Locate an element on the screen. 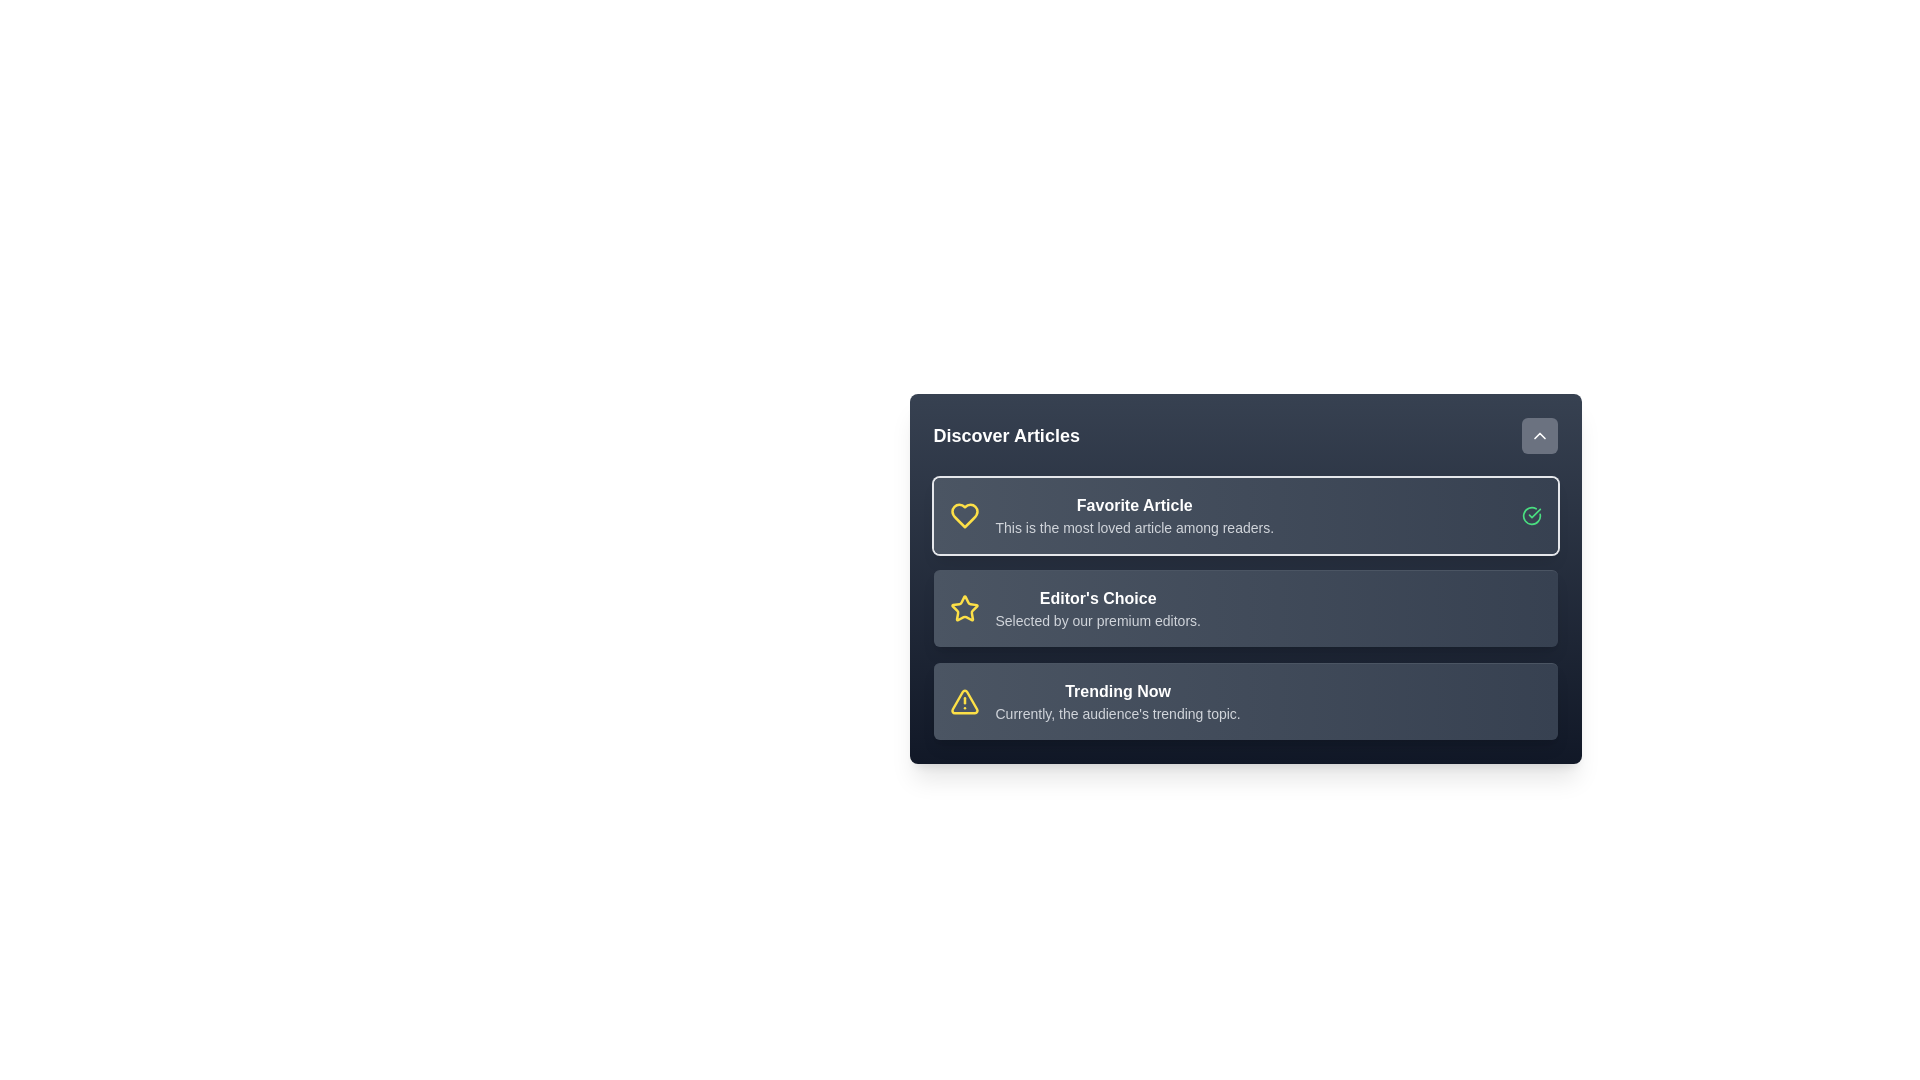 This screenshot has height=1080, width=1920. the toggle button to change the menu visibility is located at coordinates (1538, 434).